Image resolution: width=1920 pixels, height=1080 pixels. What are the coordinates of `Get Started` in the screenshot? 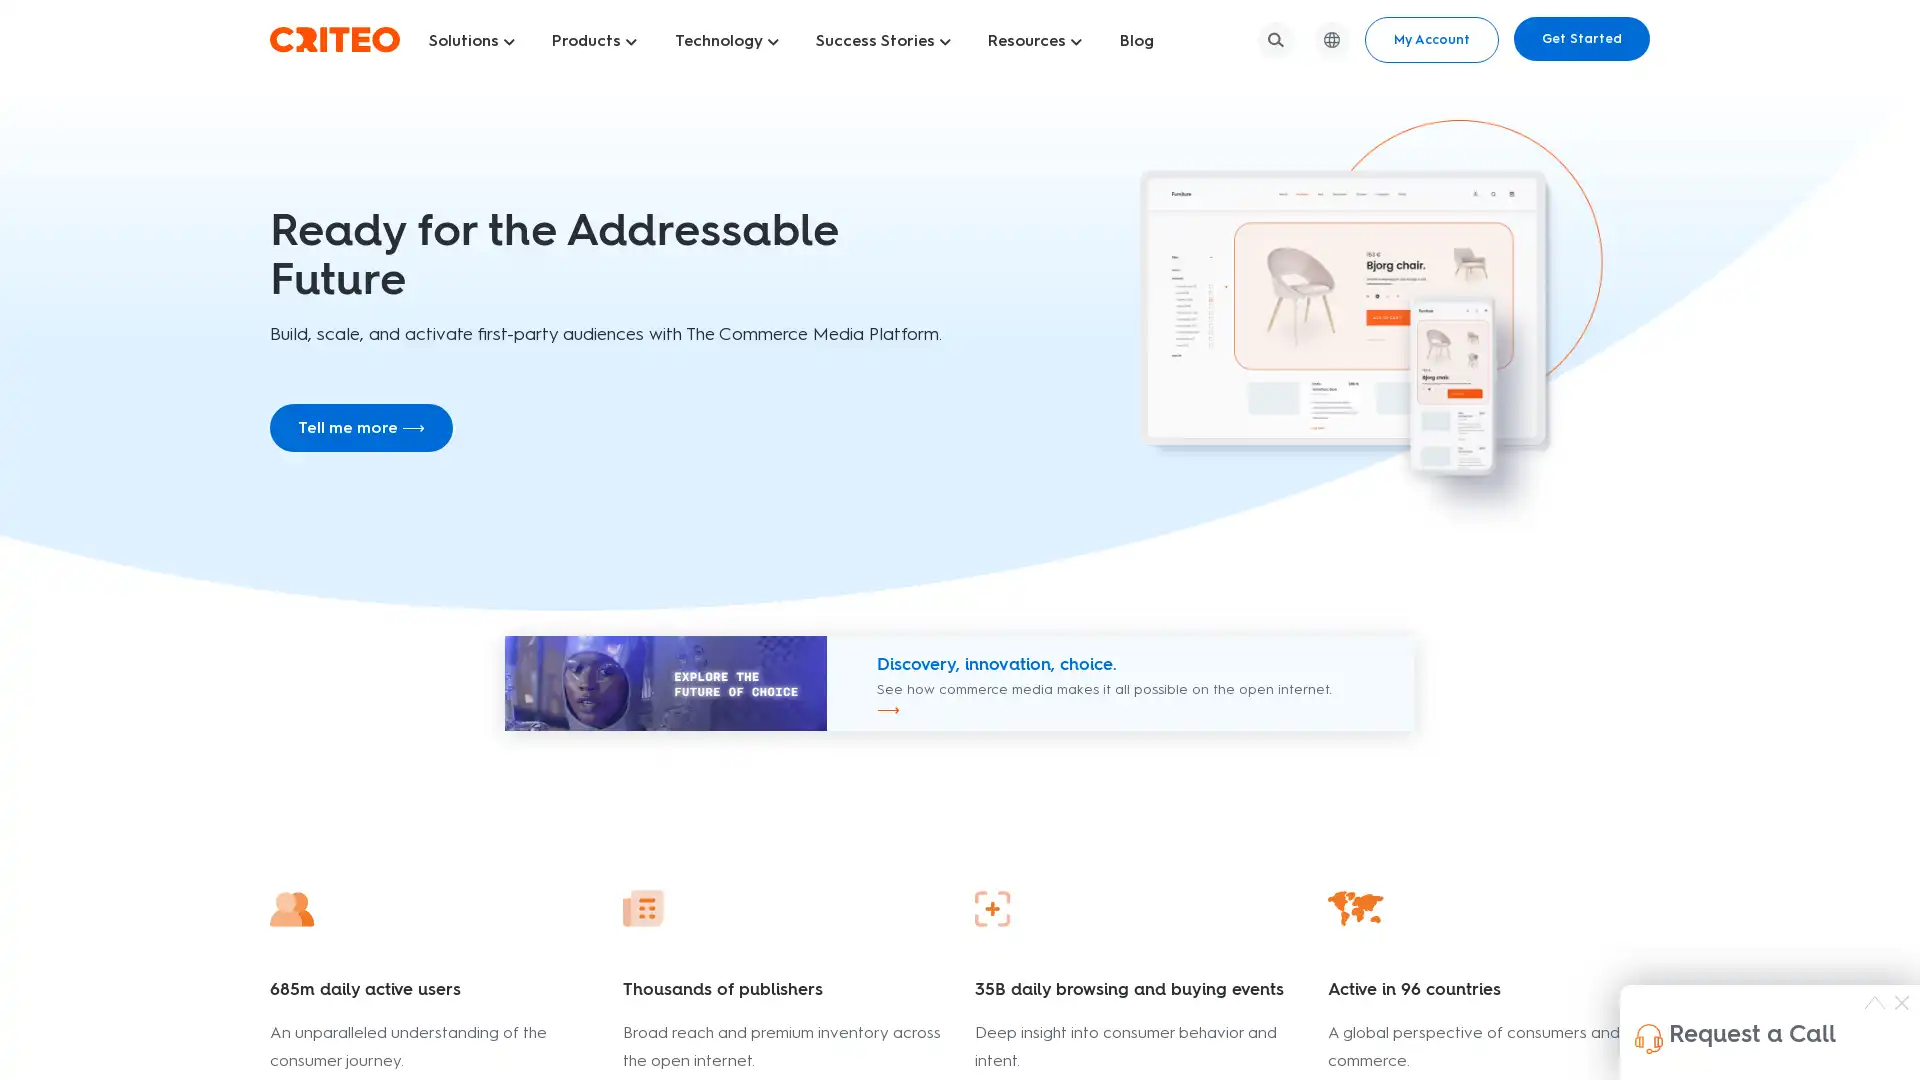 It's located at (1581, 38).